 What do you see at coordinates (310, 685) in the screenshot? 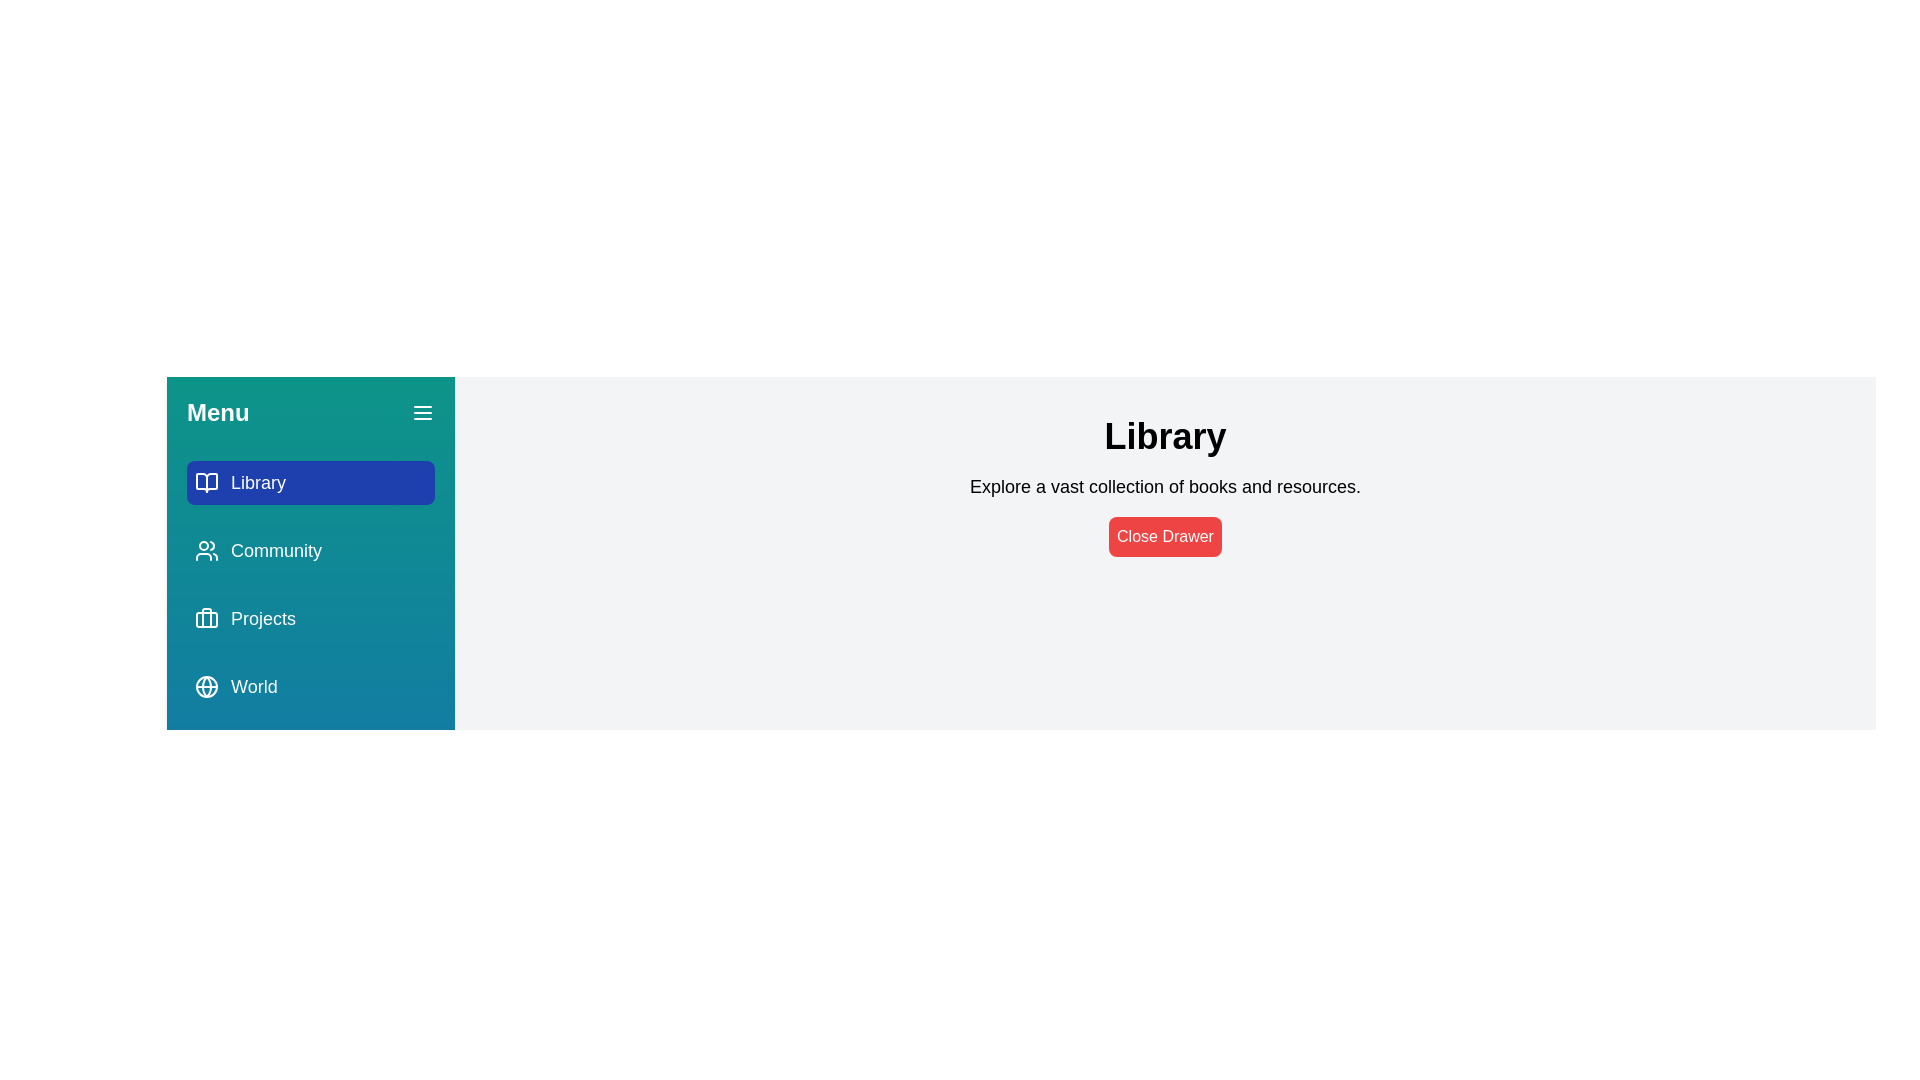
I see `the tab named World from the menu` at bounding box center [310, 685].